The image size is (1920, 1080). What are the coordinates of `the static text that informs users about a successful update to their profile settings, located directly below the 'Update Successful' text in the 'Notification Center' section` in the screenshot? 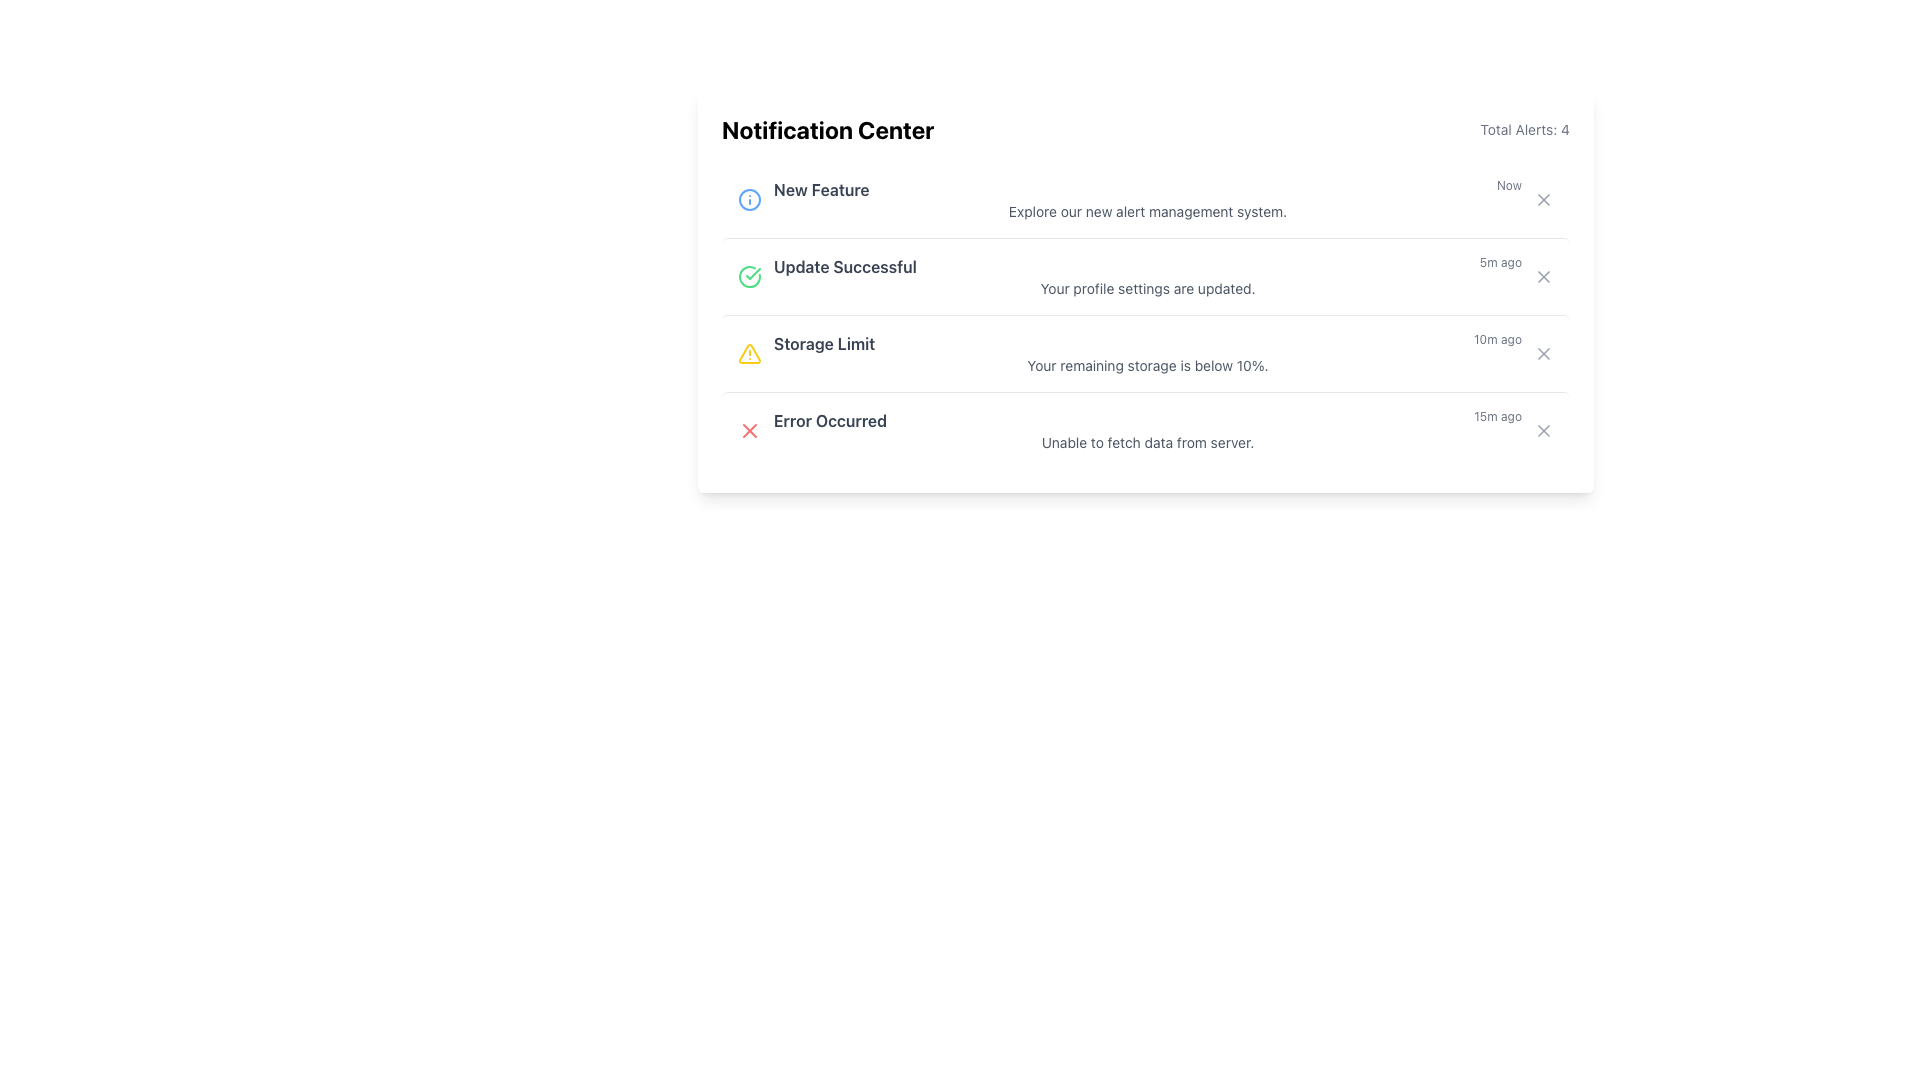 It's located at (1147, 289).